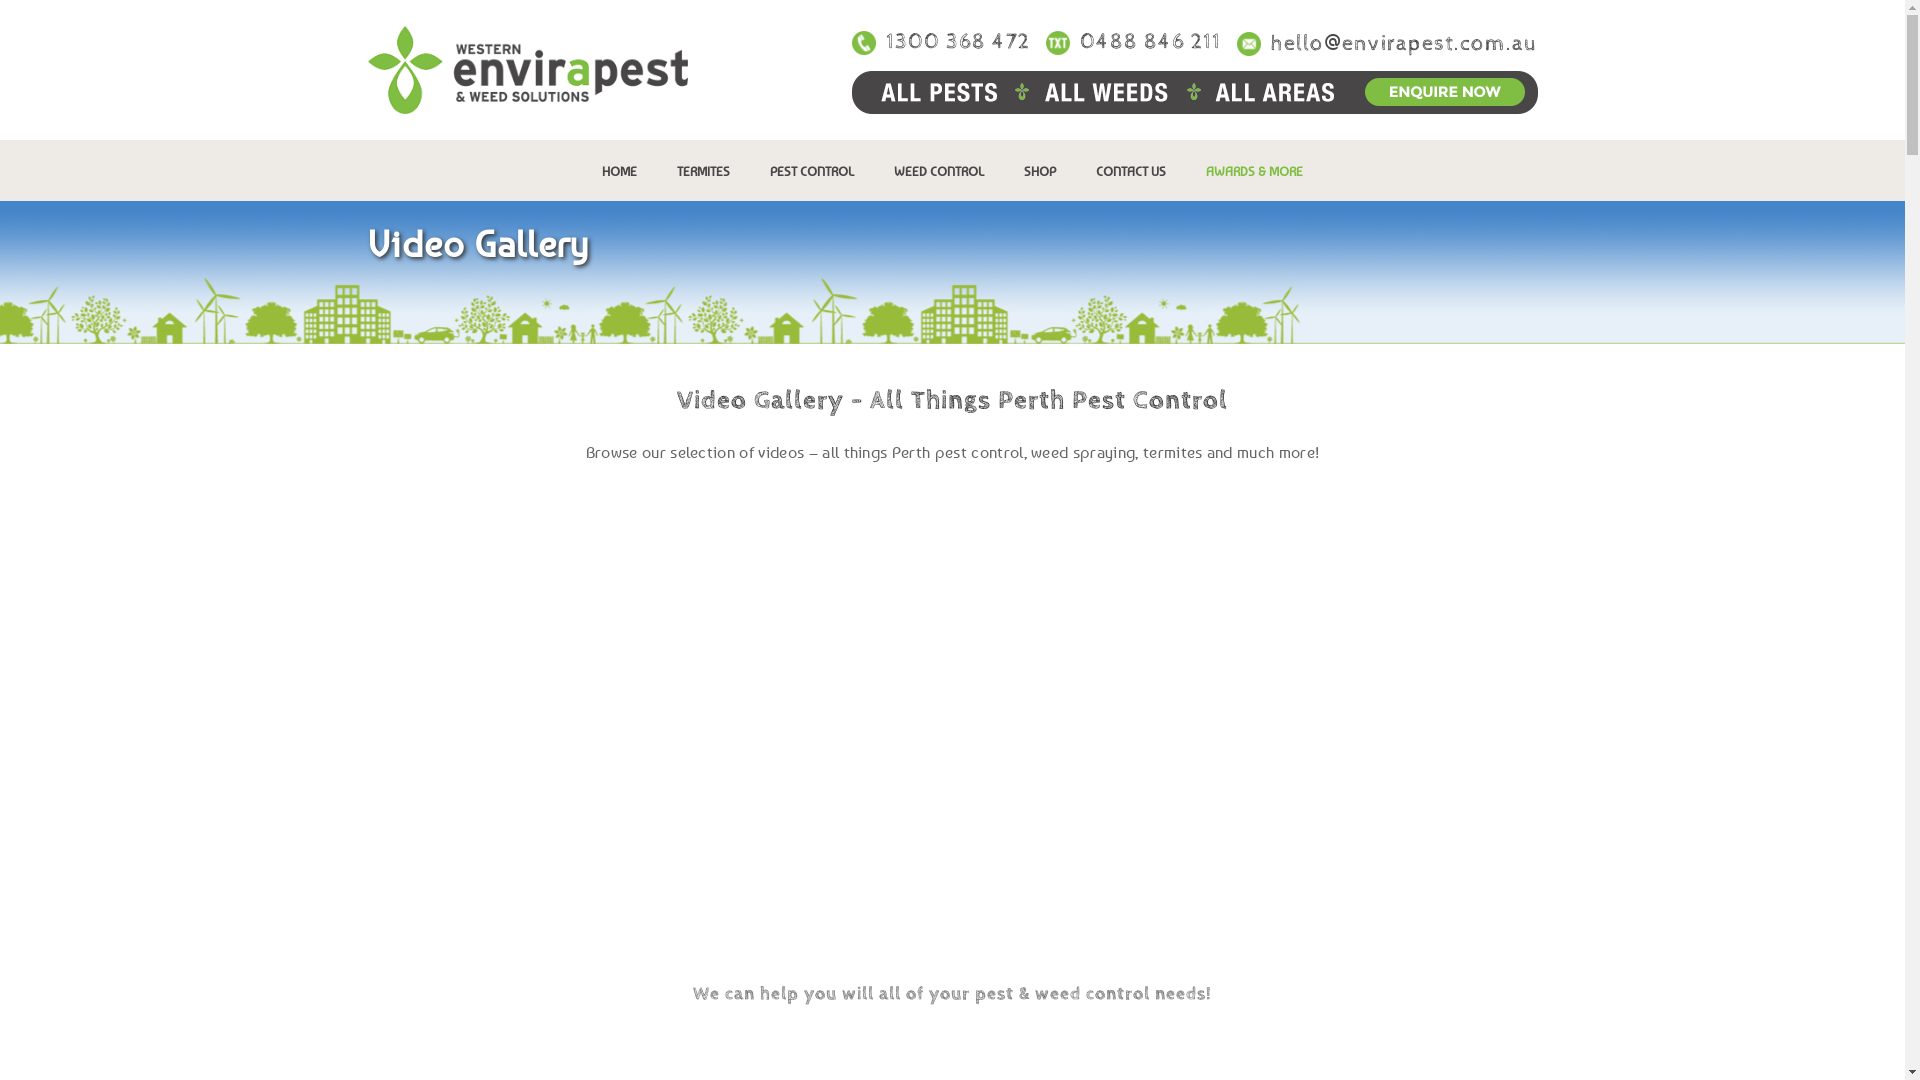 Image resolution: width=1920 pixels, height=1080 pixels. Describe the element at coordinates (703, 169) in the screenshot. I see `'TERMITES'` at that location.